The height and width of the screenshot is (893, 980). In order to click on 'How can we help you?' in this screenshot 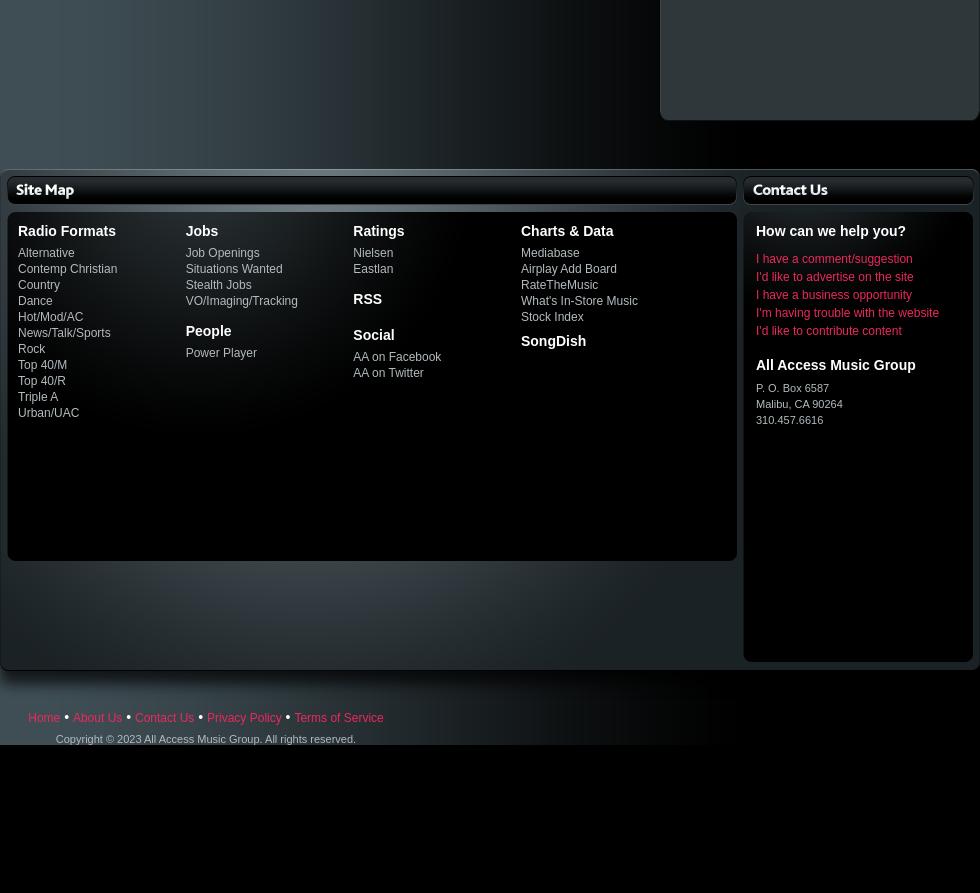, I will do `click(755, 230)`.